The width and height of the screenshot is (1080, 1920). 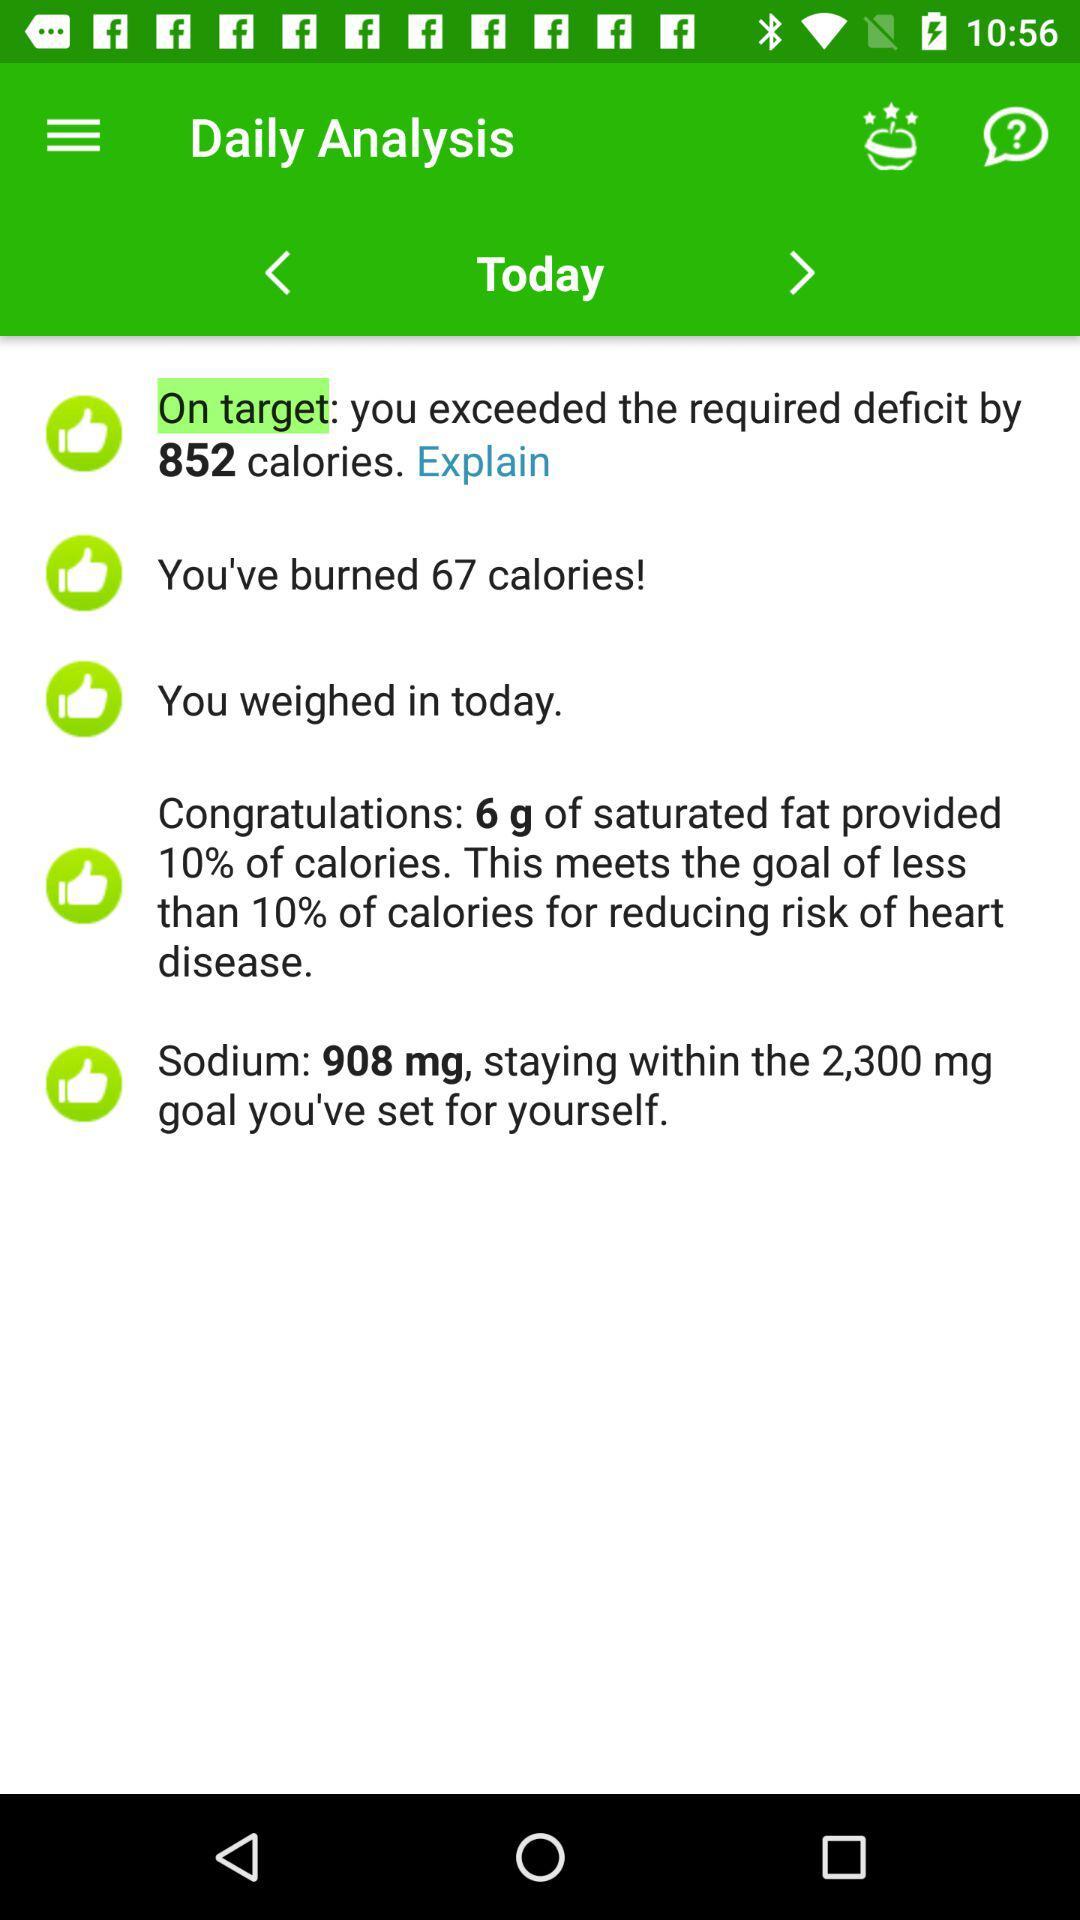 I want to click on icon next to today item, so click(x=890, y=135).